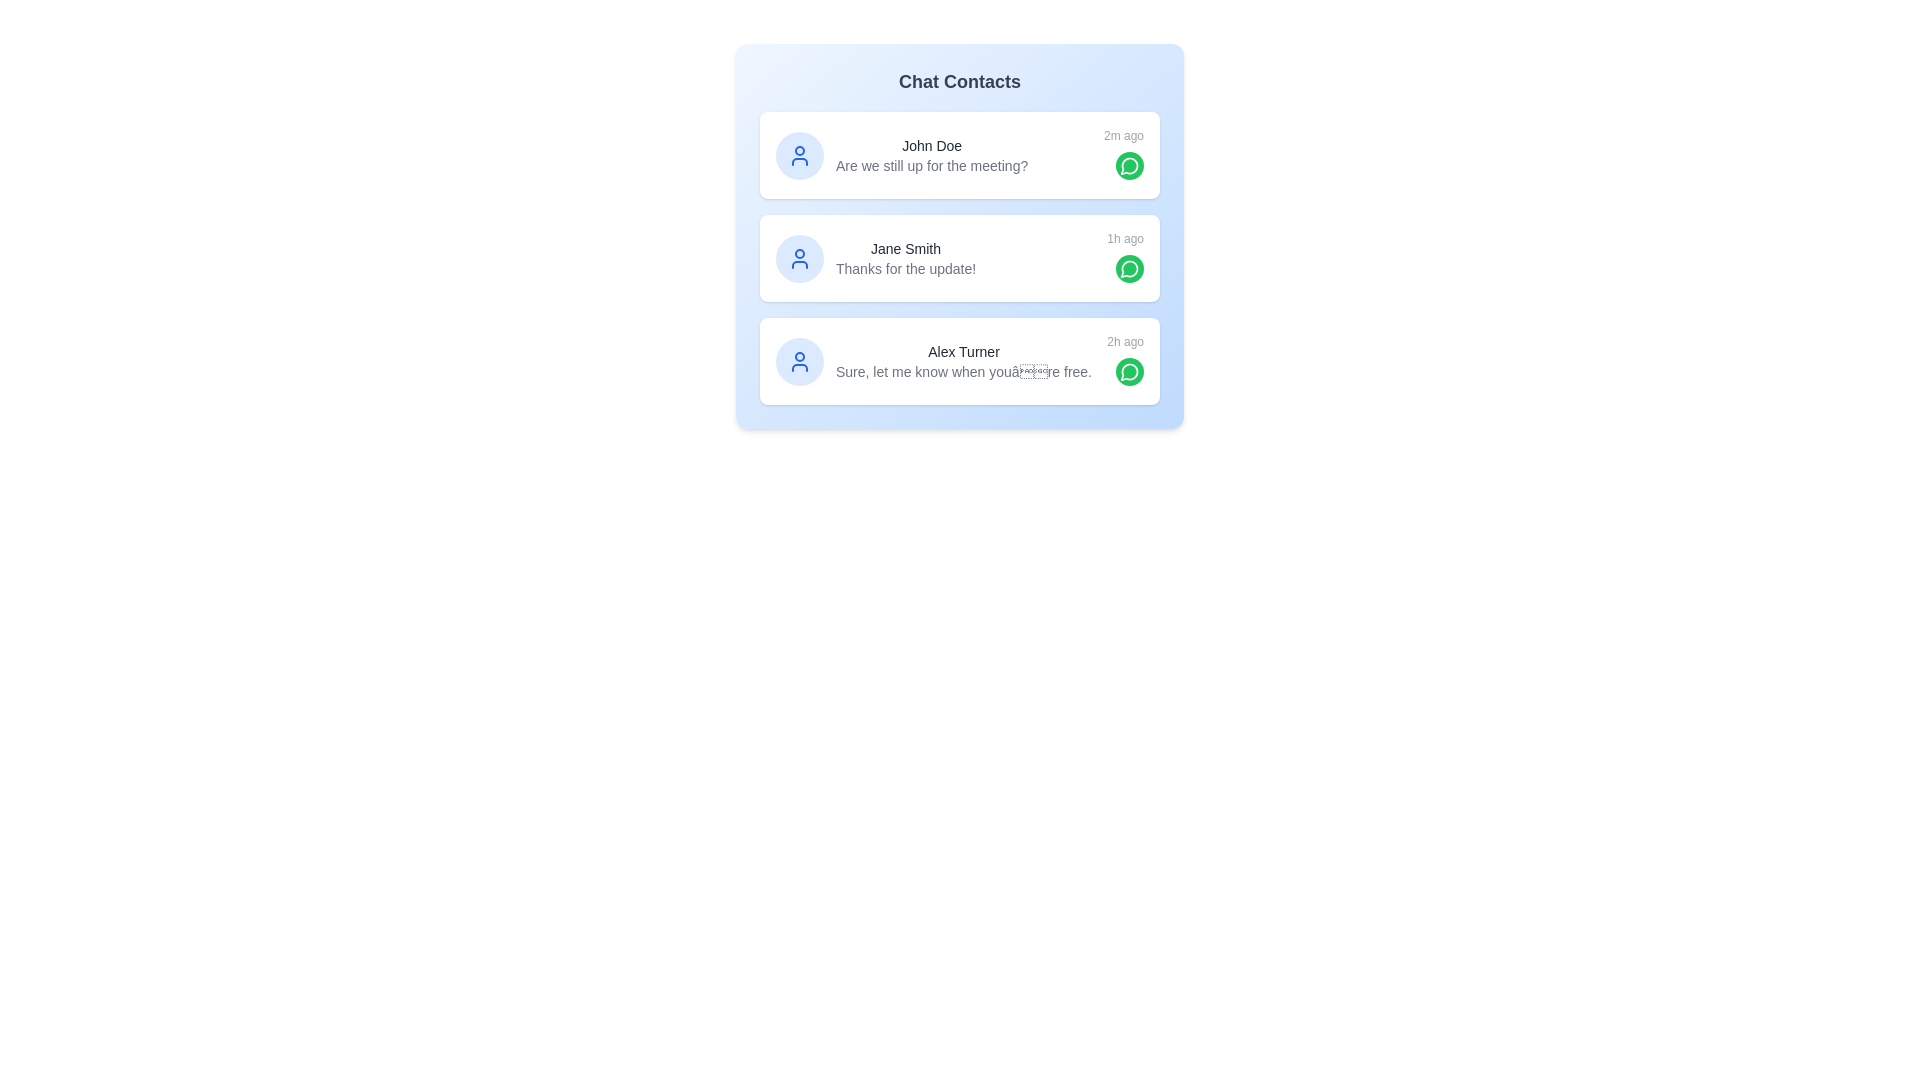 Image resolution: width=1920 pixels, height=1080 pixels. Describe the element at coordinates (800, 361) in the screenshot. I see `the name or avatar of Alex Turner to view their details` at that location.